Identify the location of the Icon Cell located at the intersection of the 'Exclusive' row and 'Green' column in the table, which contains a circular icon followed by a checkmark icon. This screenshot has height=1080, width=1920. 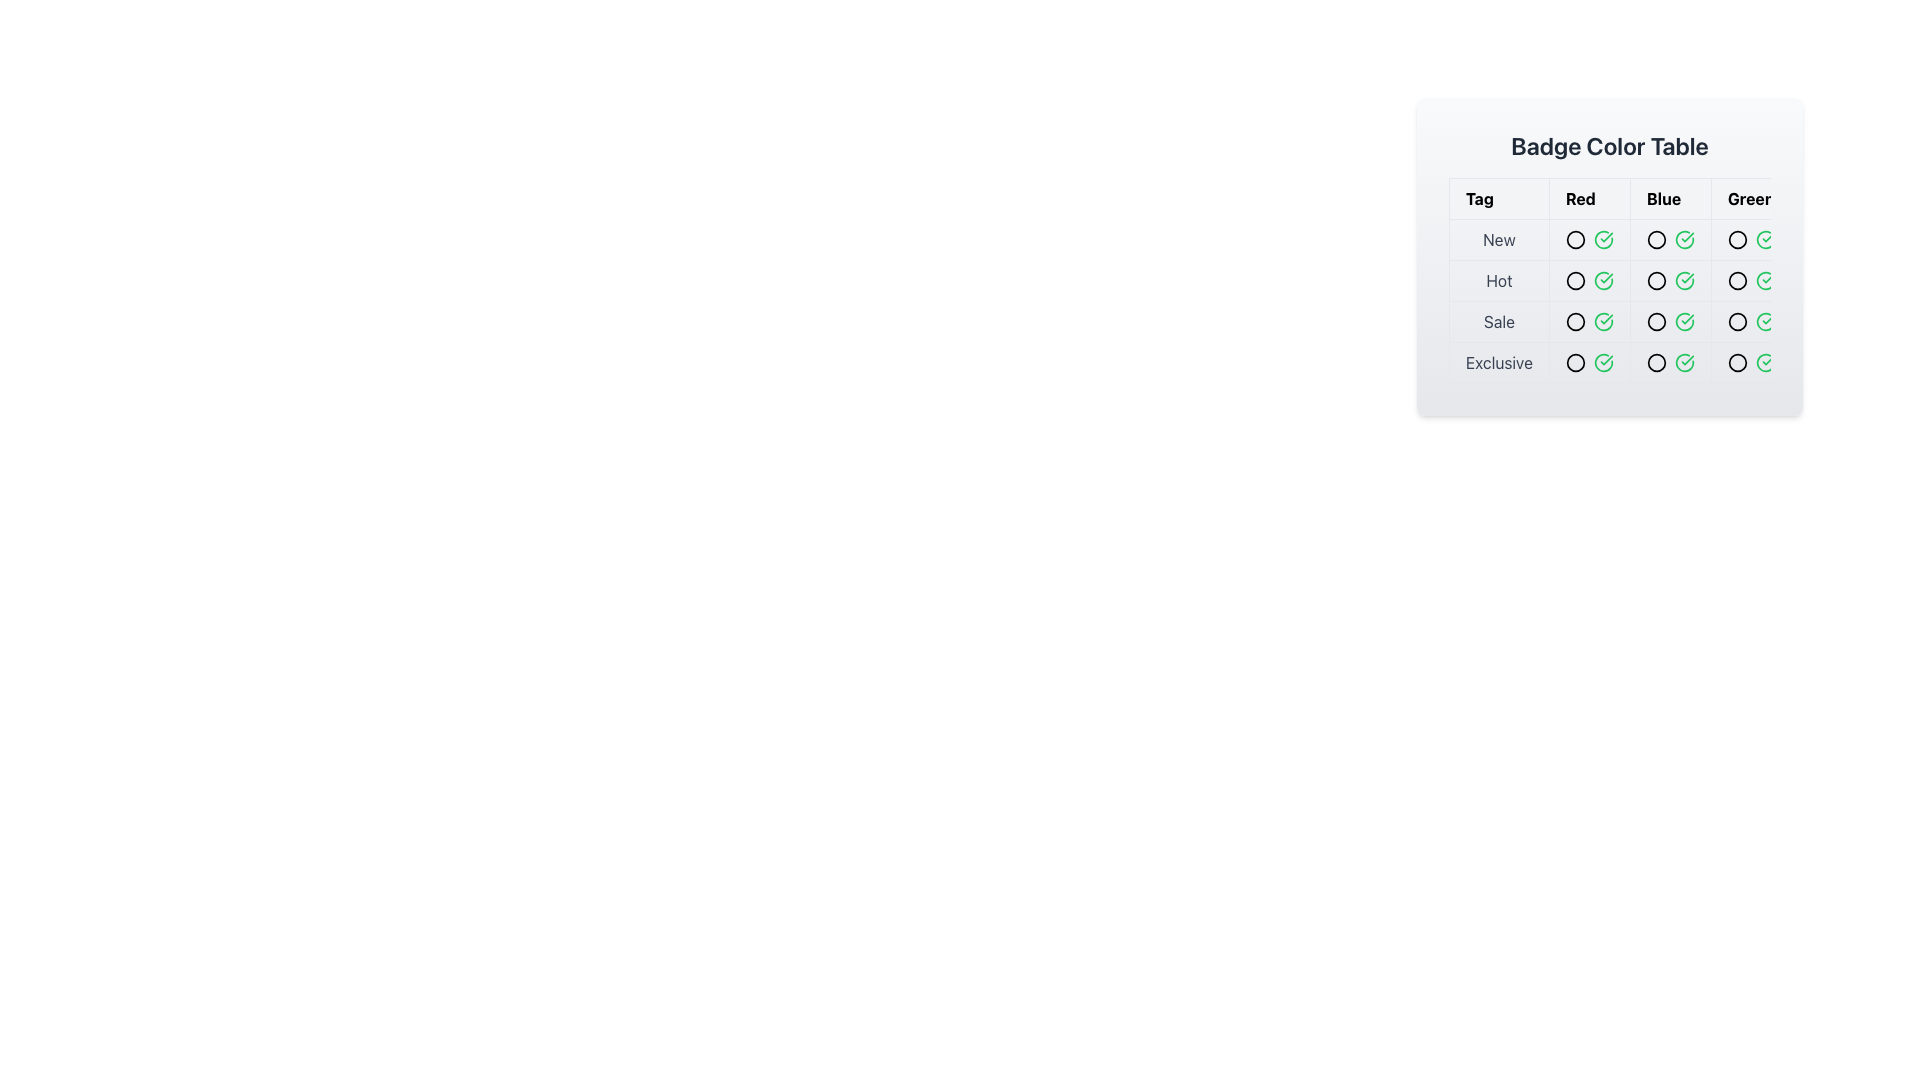
(1750, 362).